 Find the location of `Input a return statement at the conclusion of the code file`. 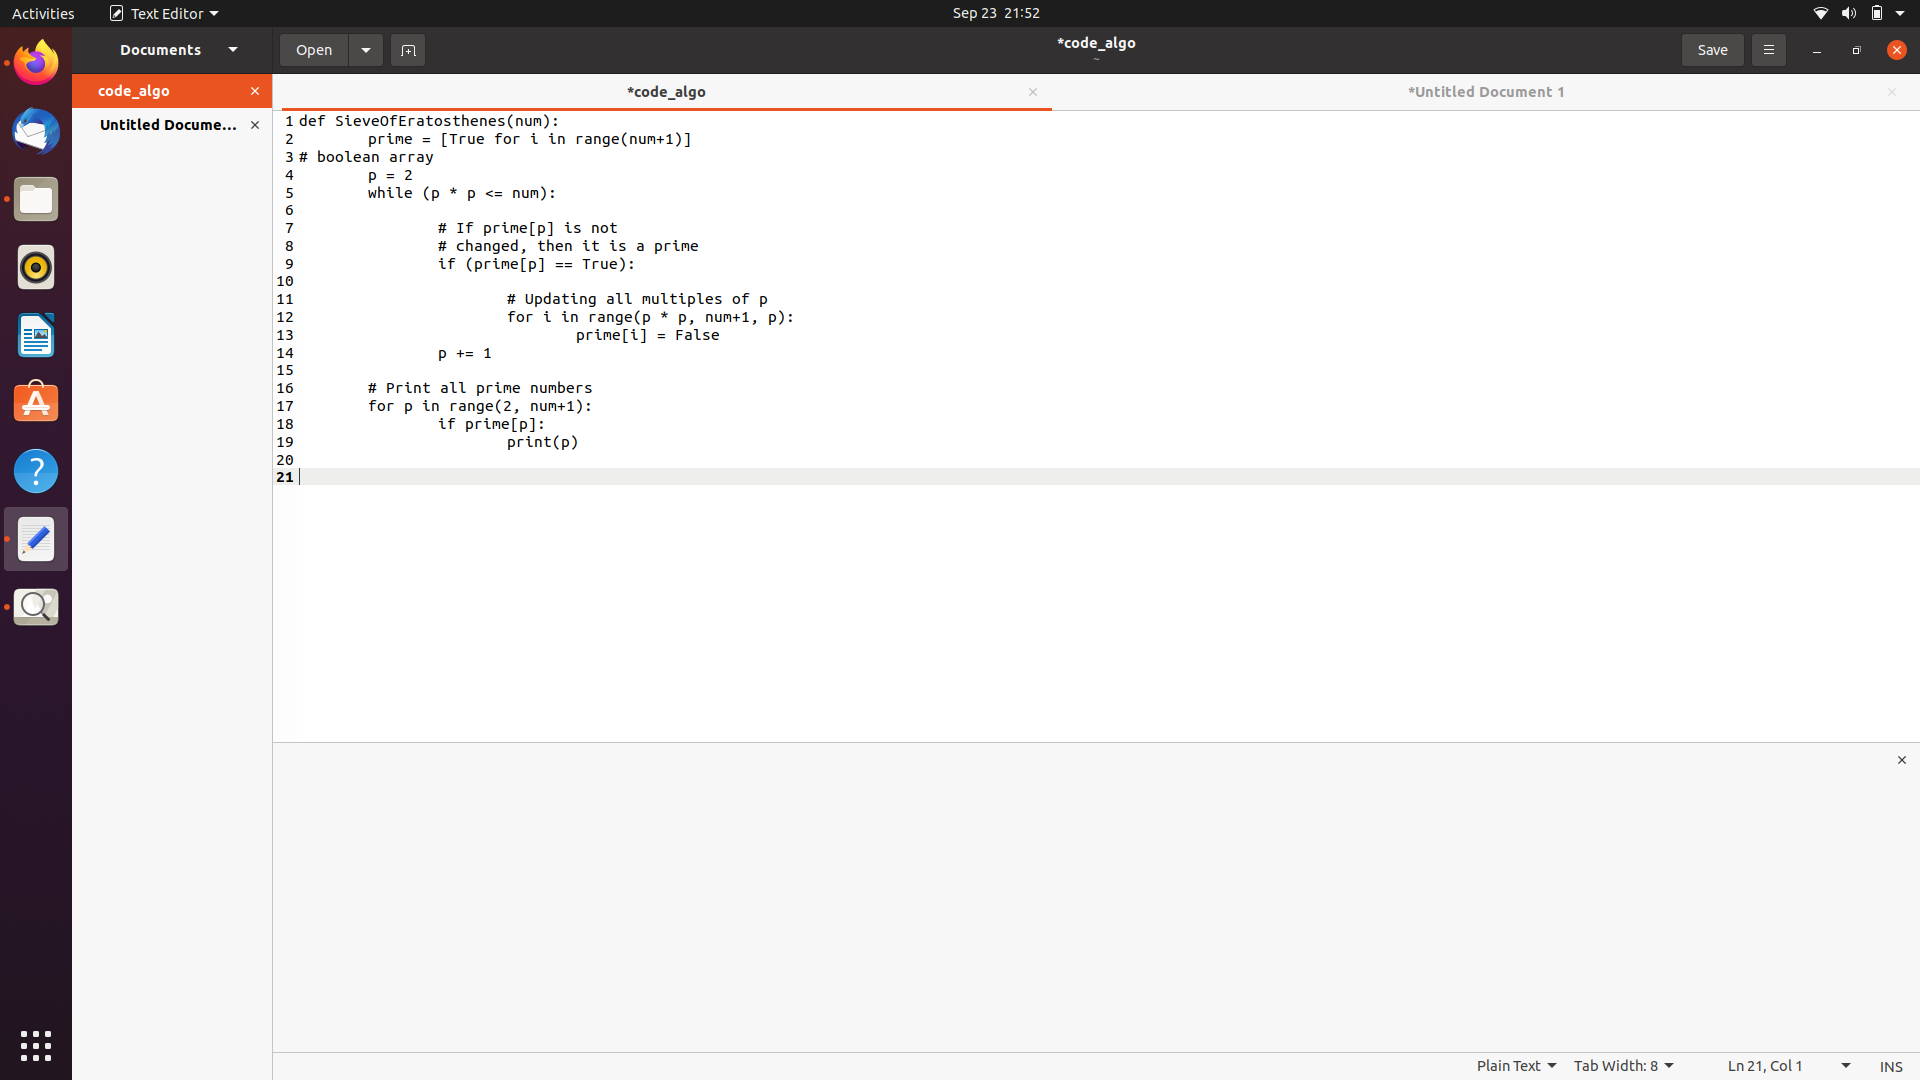

Input a return statement at the conclusion of the code file is located at coordinates (1107, 604).